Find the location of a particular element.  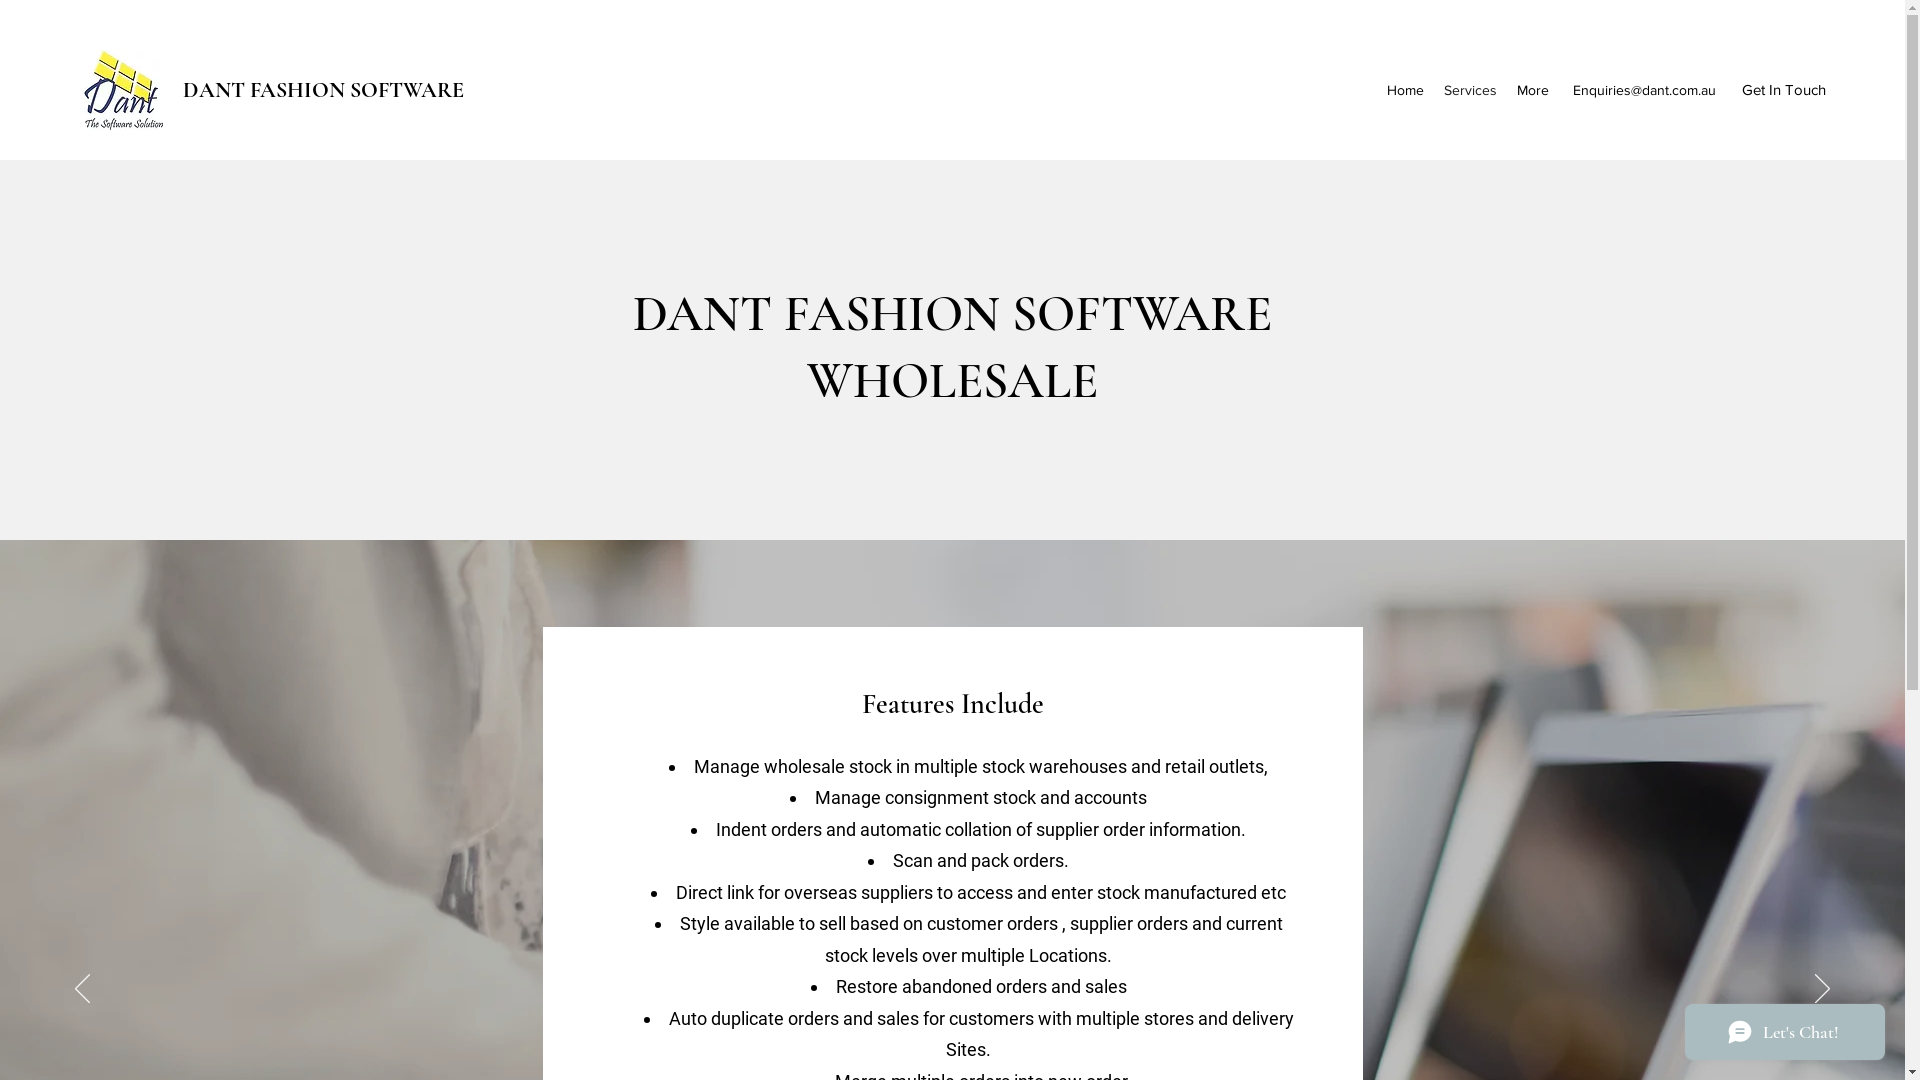

'Enquiries@dant.com.au' is located at coordinates (1644, 88).